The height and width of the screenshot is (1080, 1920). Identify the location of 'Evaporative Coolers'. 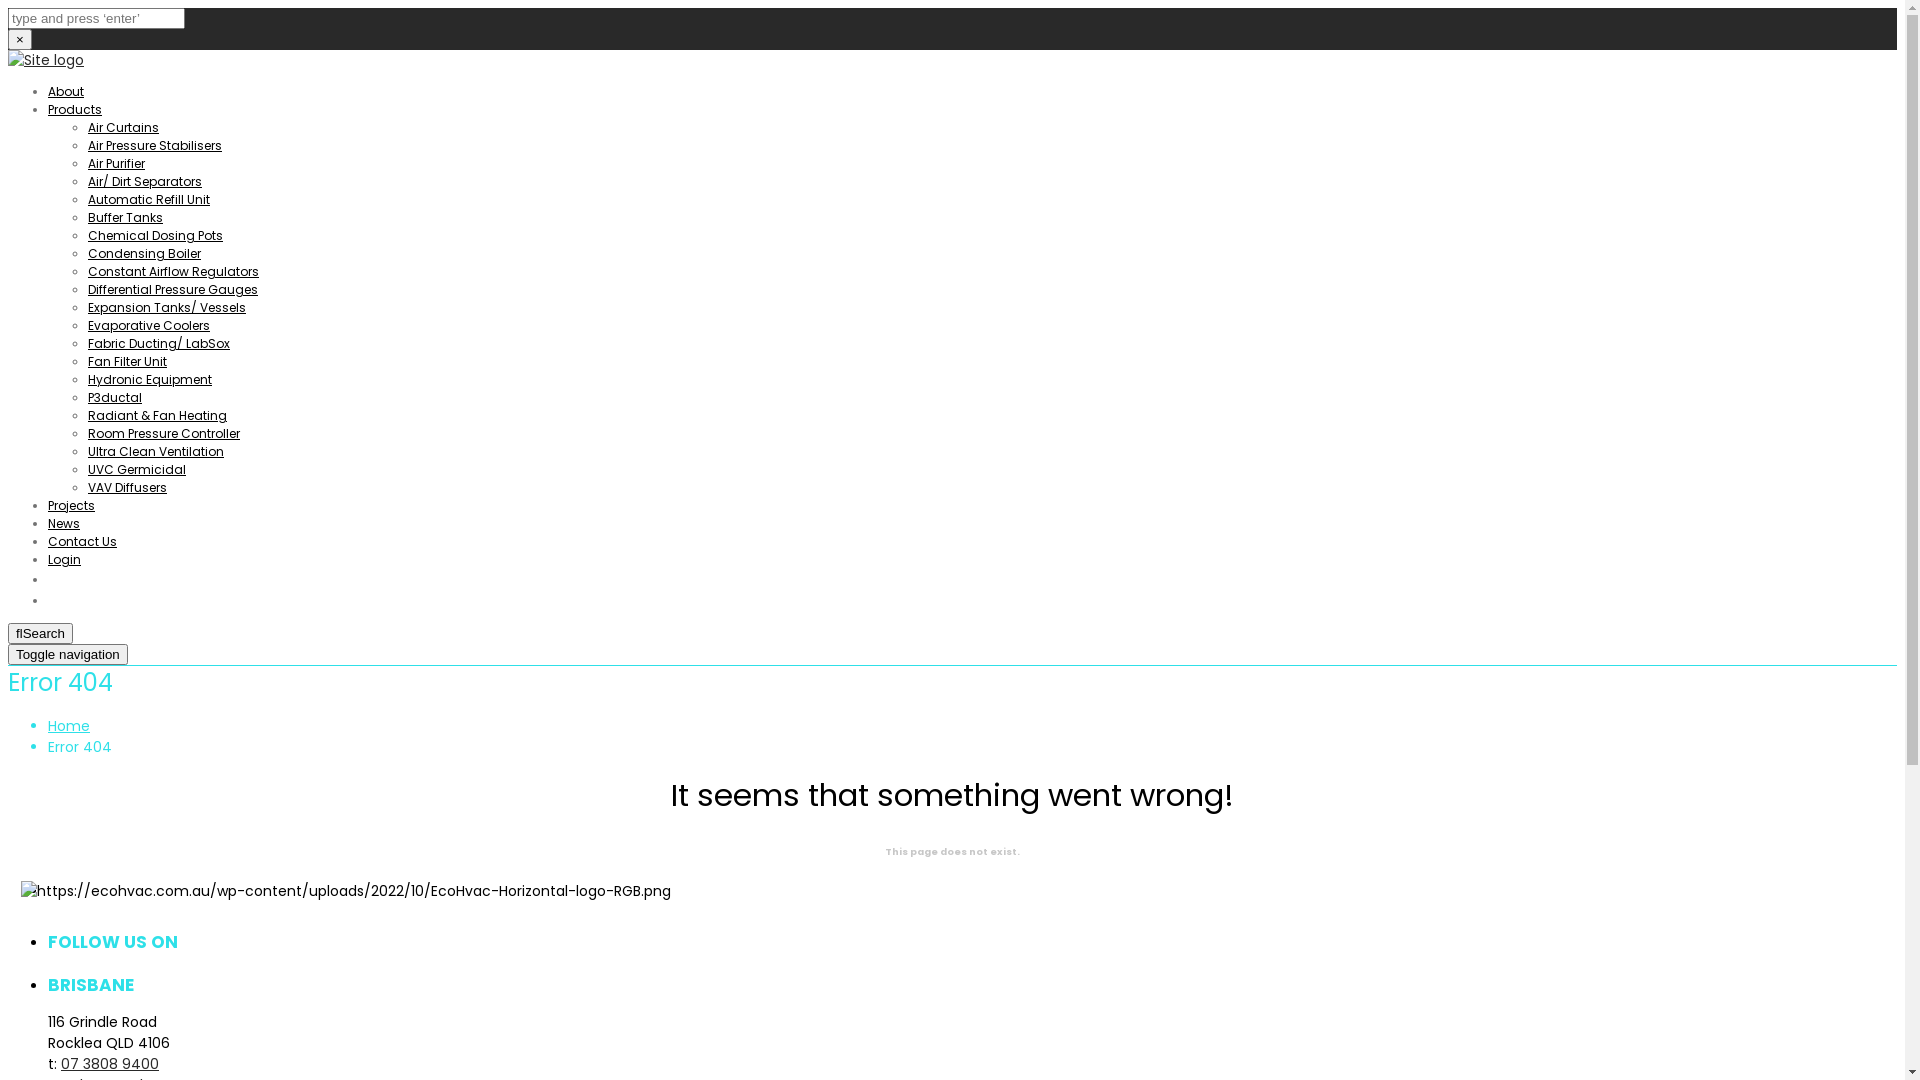
(86, 324).